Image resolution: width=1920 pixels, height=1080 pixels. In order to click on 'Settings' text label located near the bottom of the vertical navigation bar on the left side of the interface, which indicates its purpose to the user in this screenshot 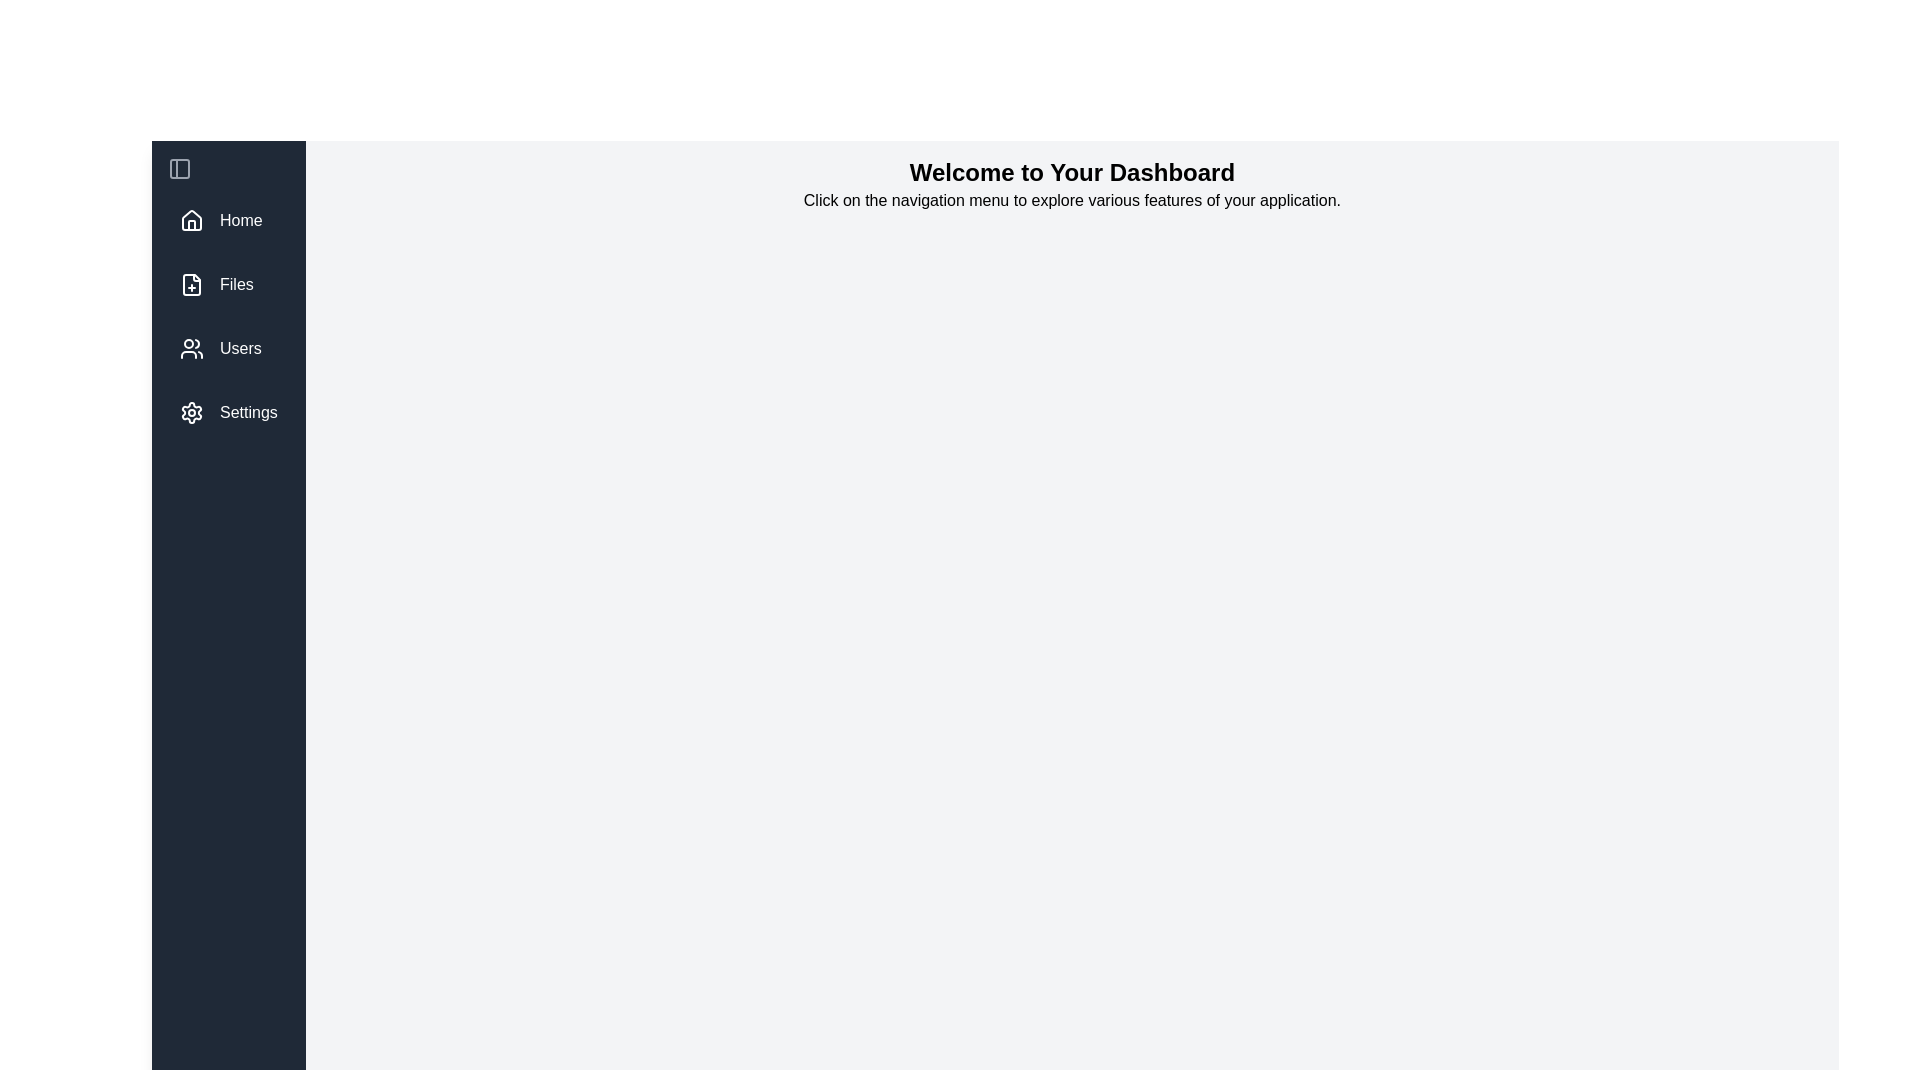, I will do `click(247, 411)`.